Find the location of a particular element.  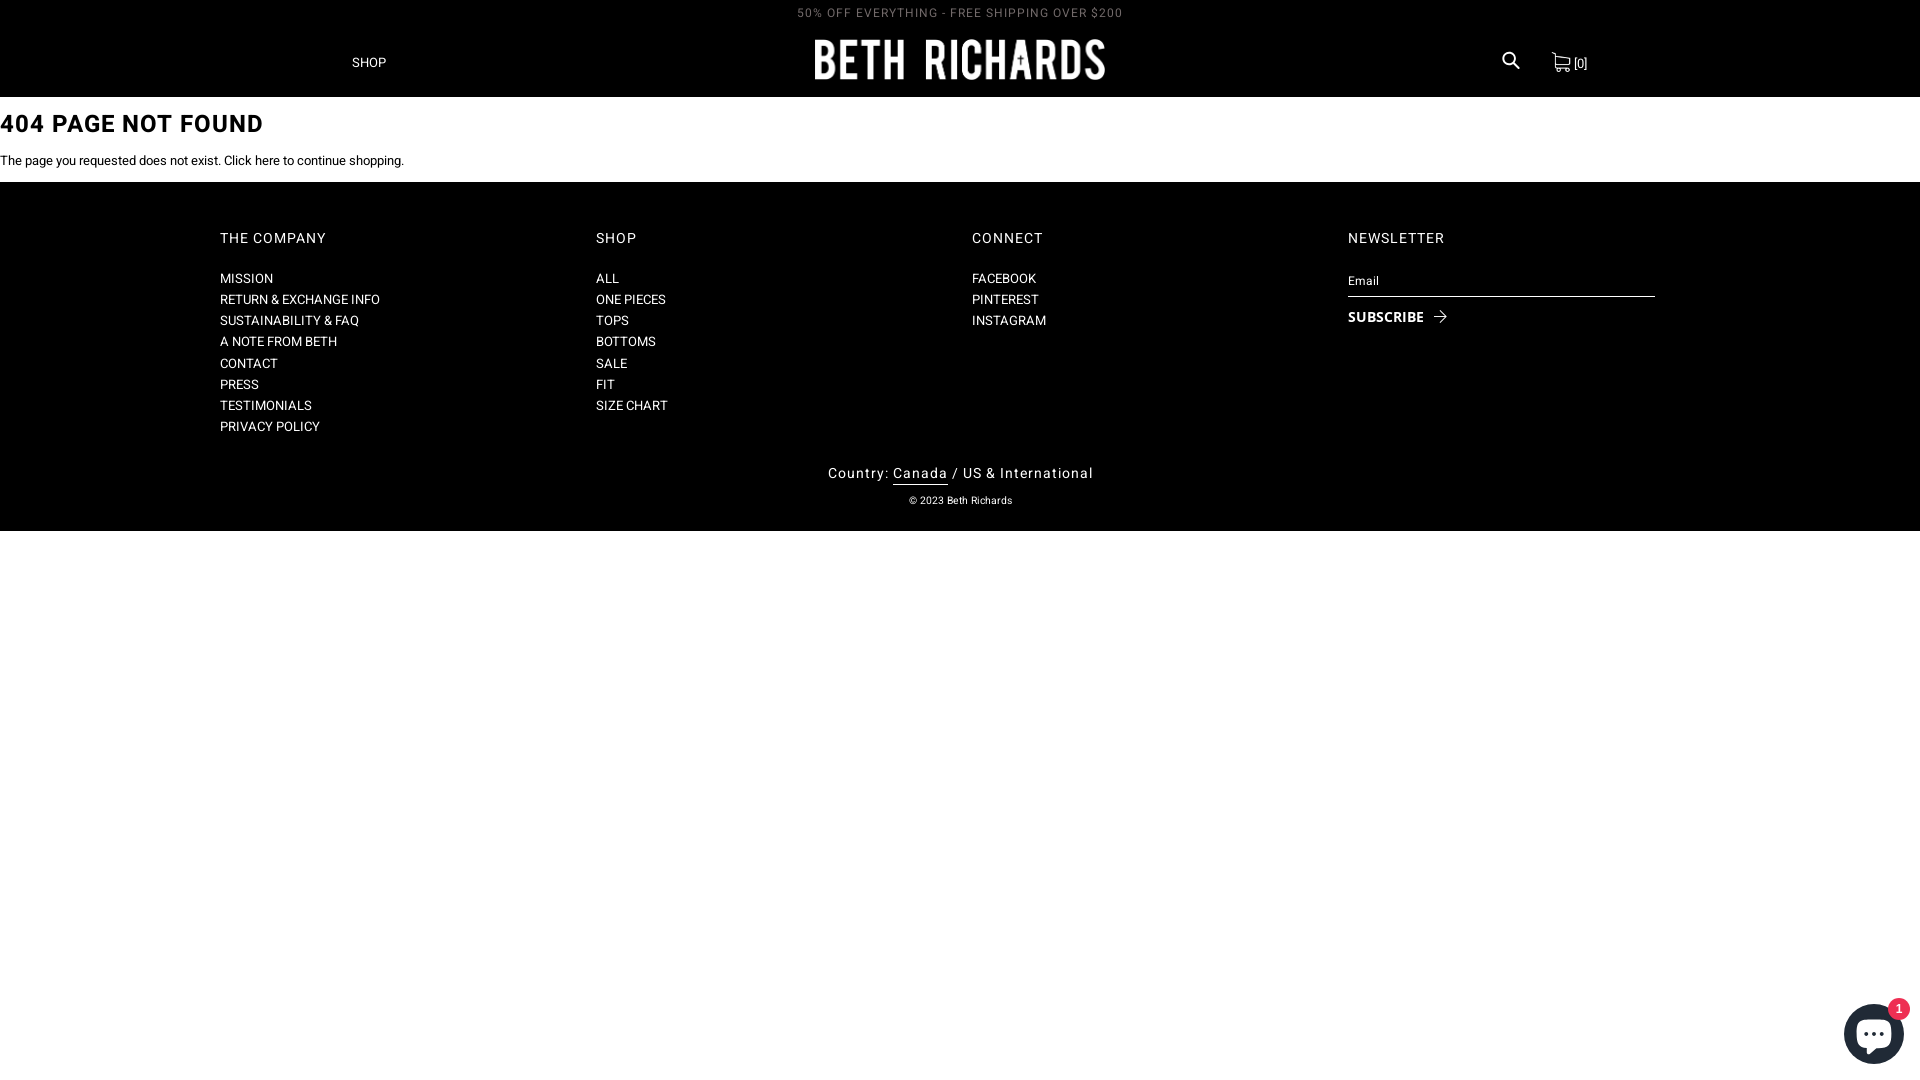

'TESTIMONIALS' is located at coordinates (220, 405).